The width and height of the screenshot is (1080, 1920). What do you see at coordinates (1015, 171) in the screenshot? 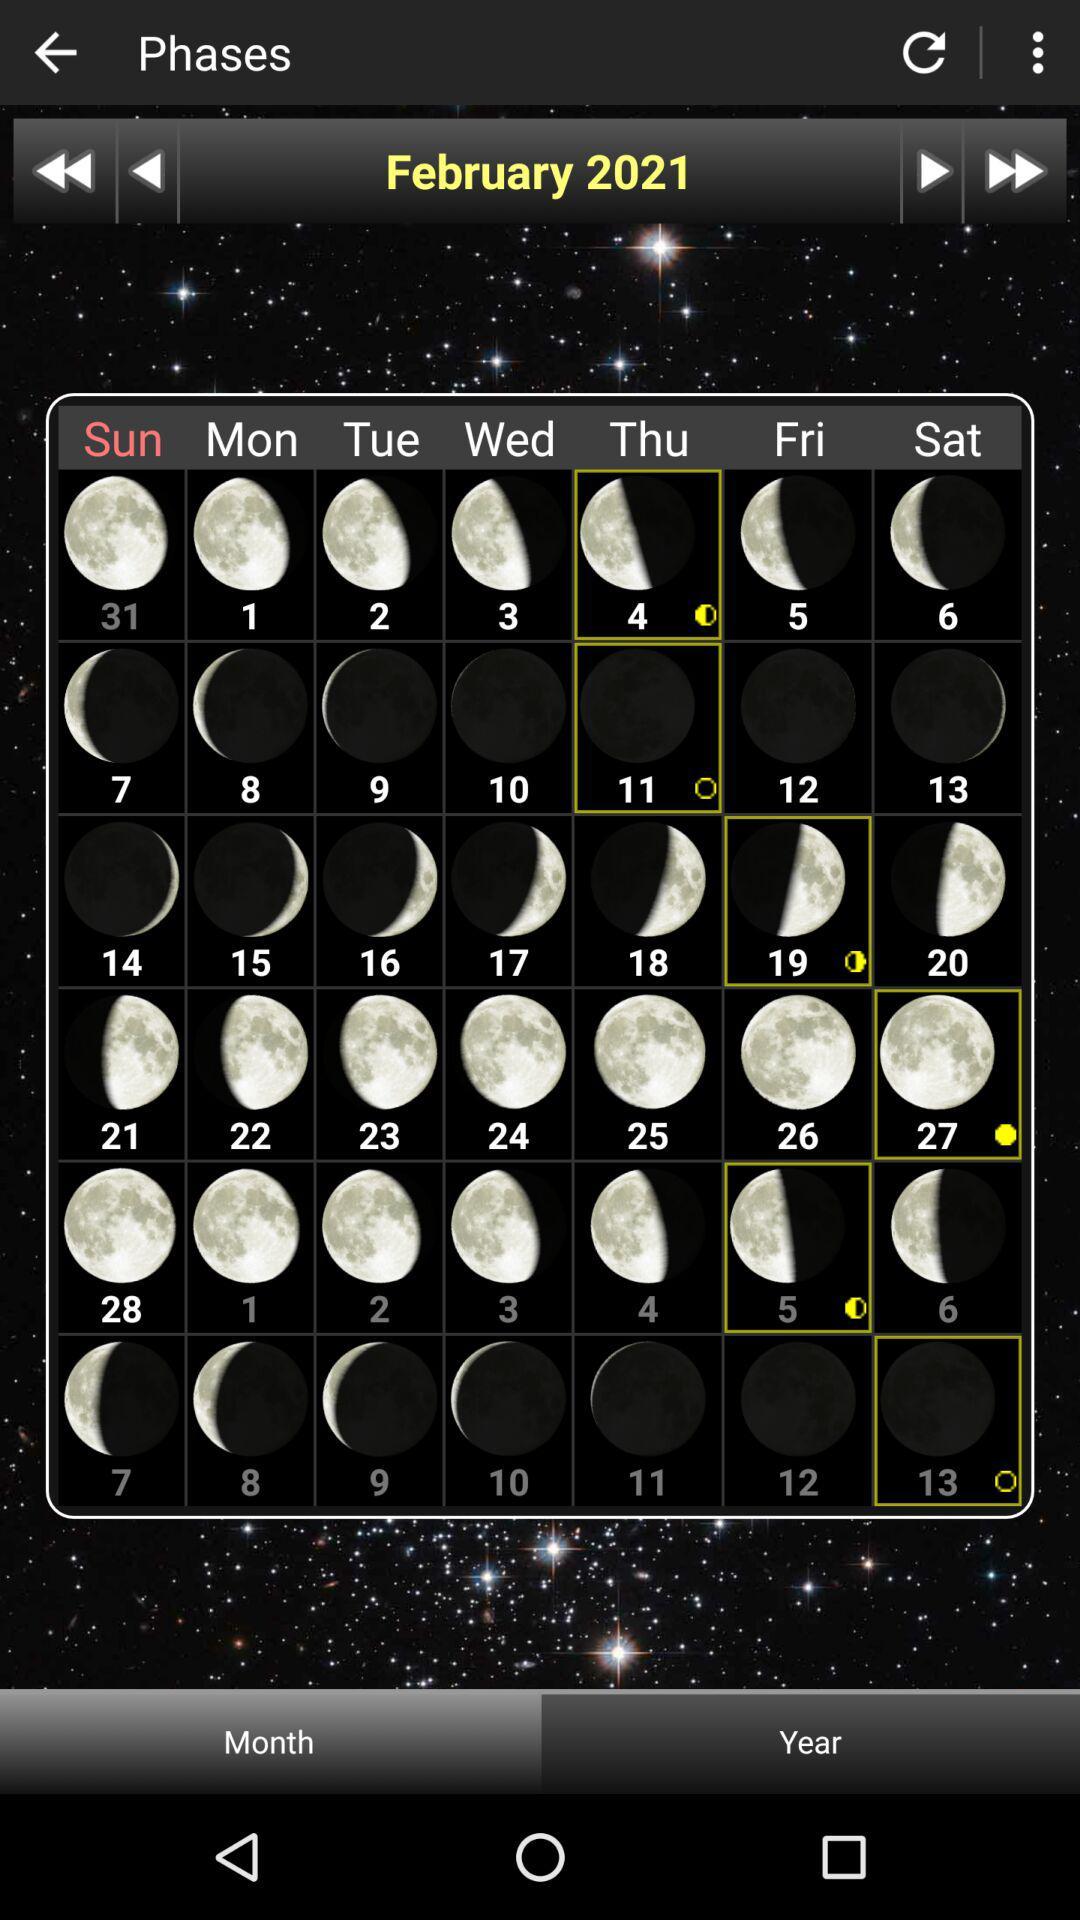
I see `the av_forward icon` at bounding box center [1015, 171].